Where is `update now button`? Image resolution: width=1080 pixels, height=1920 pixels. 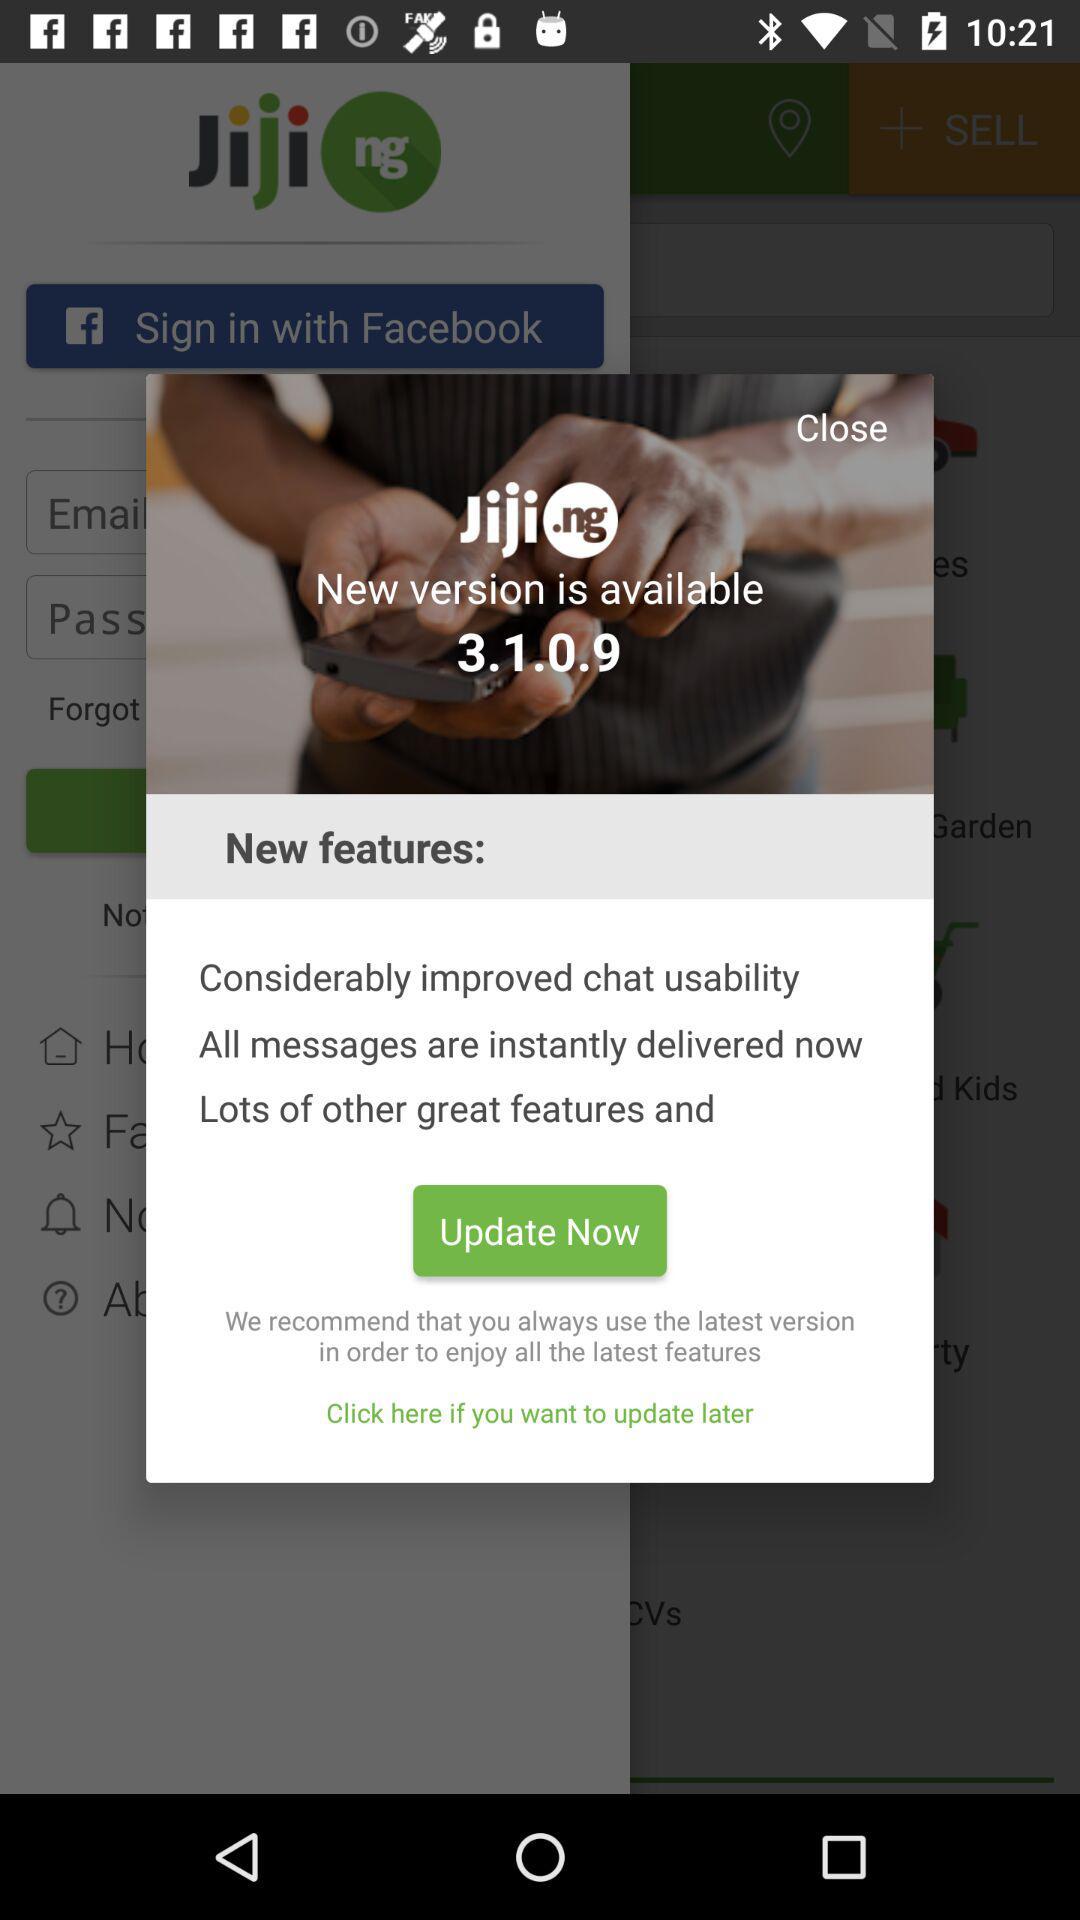 update now button is located at coordinates (540, 1229).